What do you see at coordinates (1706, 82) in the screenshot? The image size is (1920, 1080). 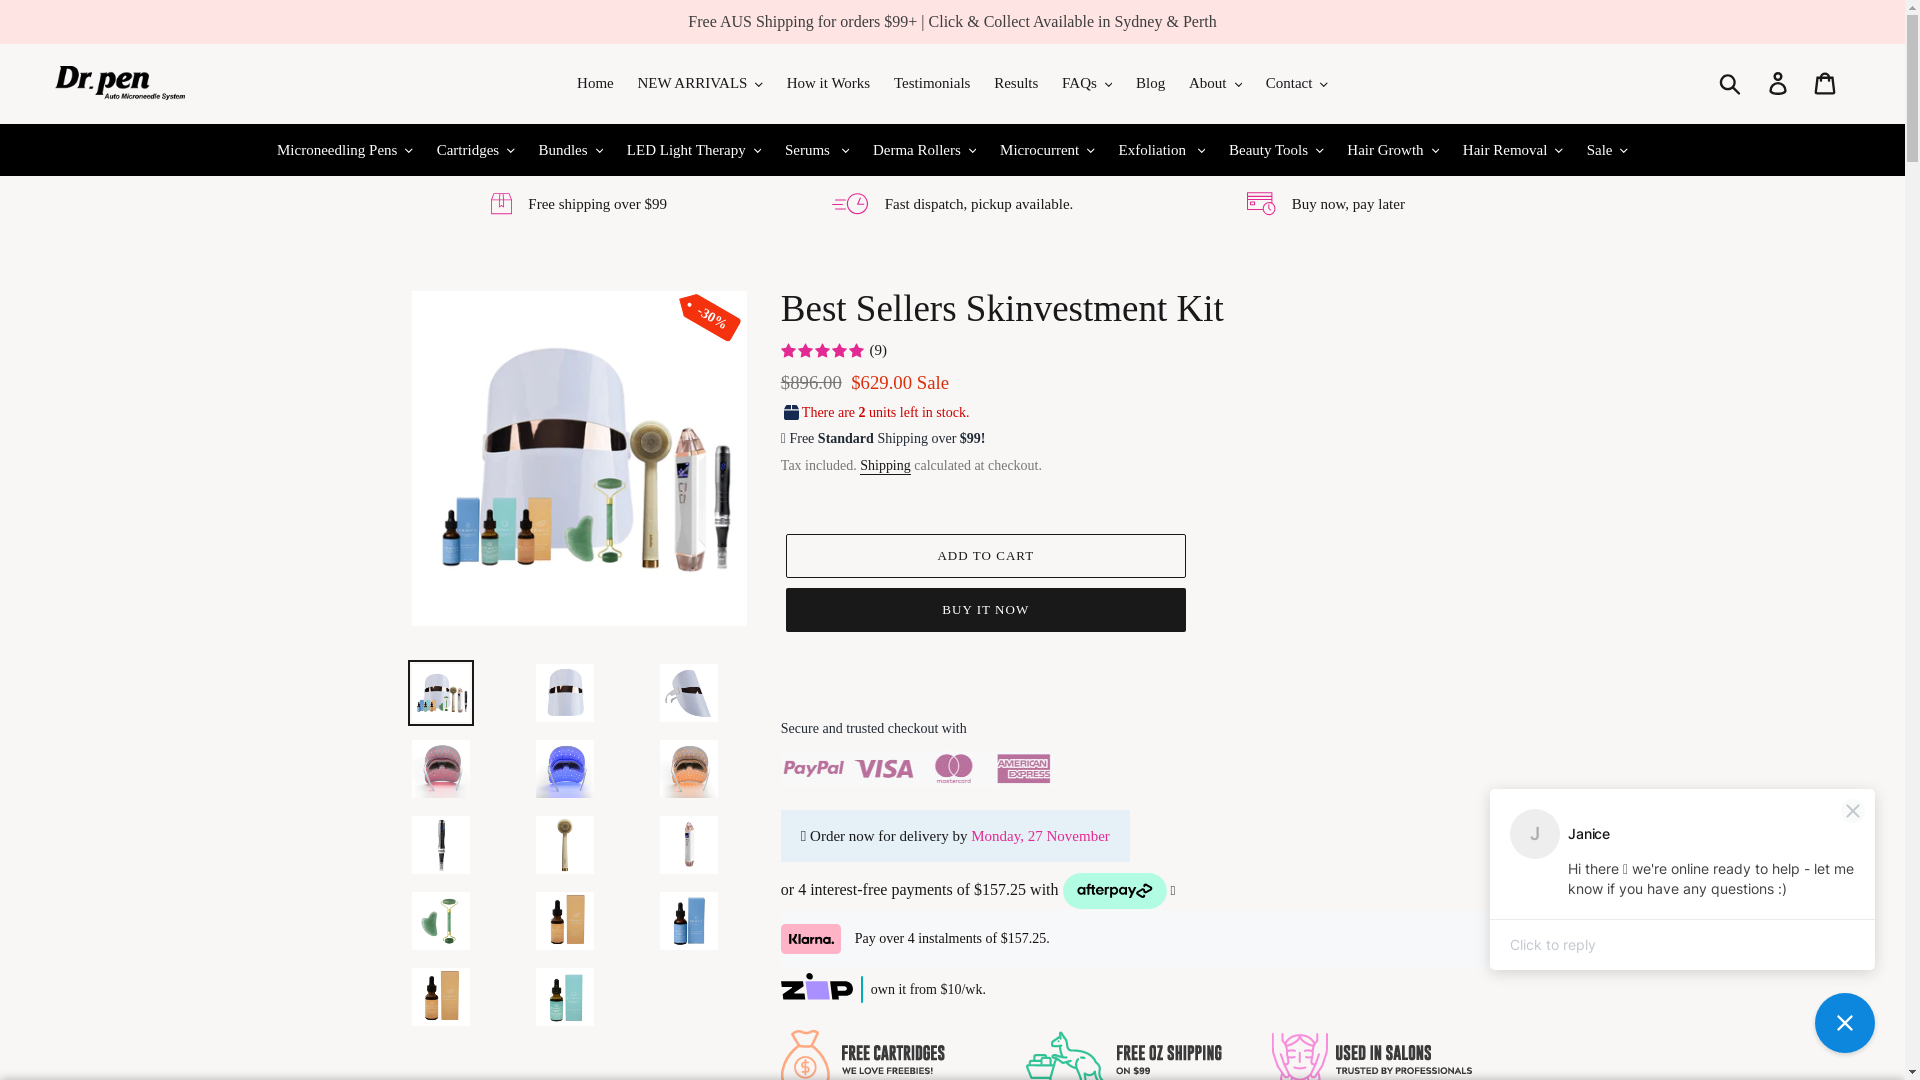 I see `'Submit'` at bounding box center [1706, 82].